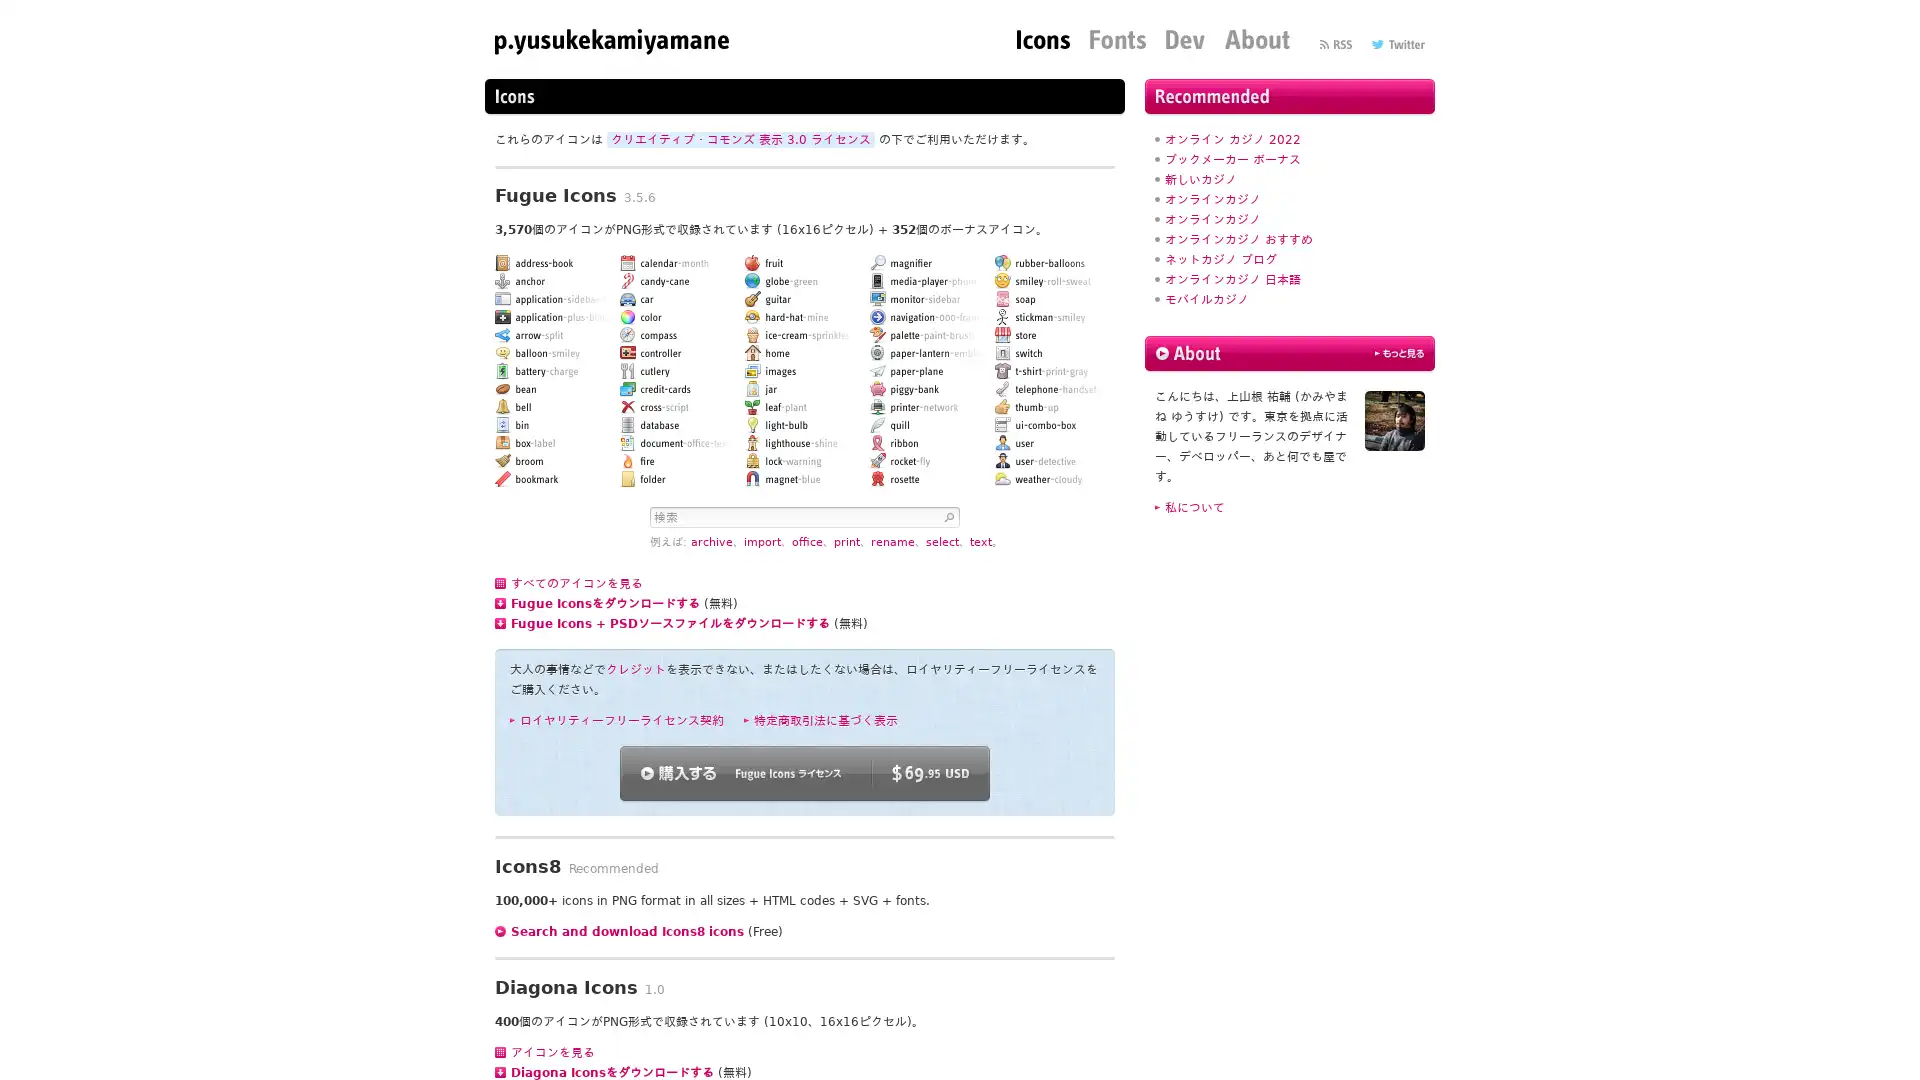  I want to click on Fugue Icons ($69.95 USD), so click(805, 772).